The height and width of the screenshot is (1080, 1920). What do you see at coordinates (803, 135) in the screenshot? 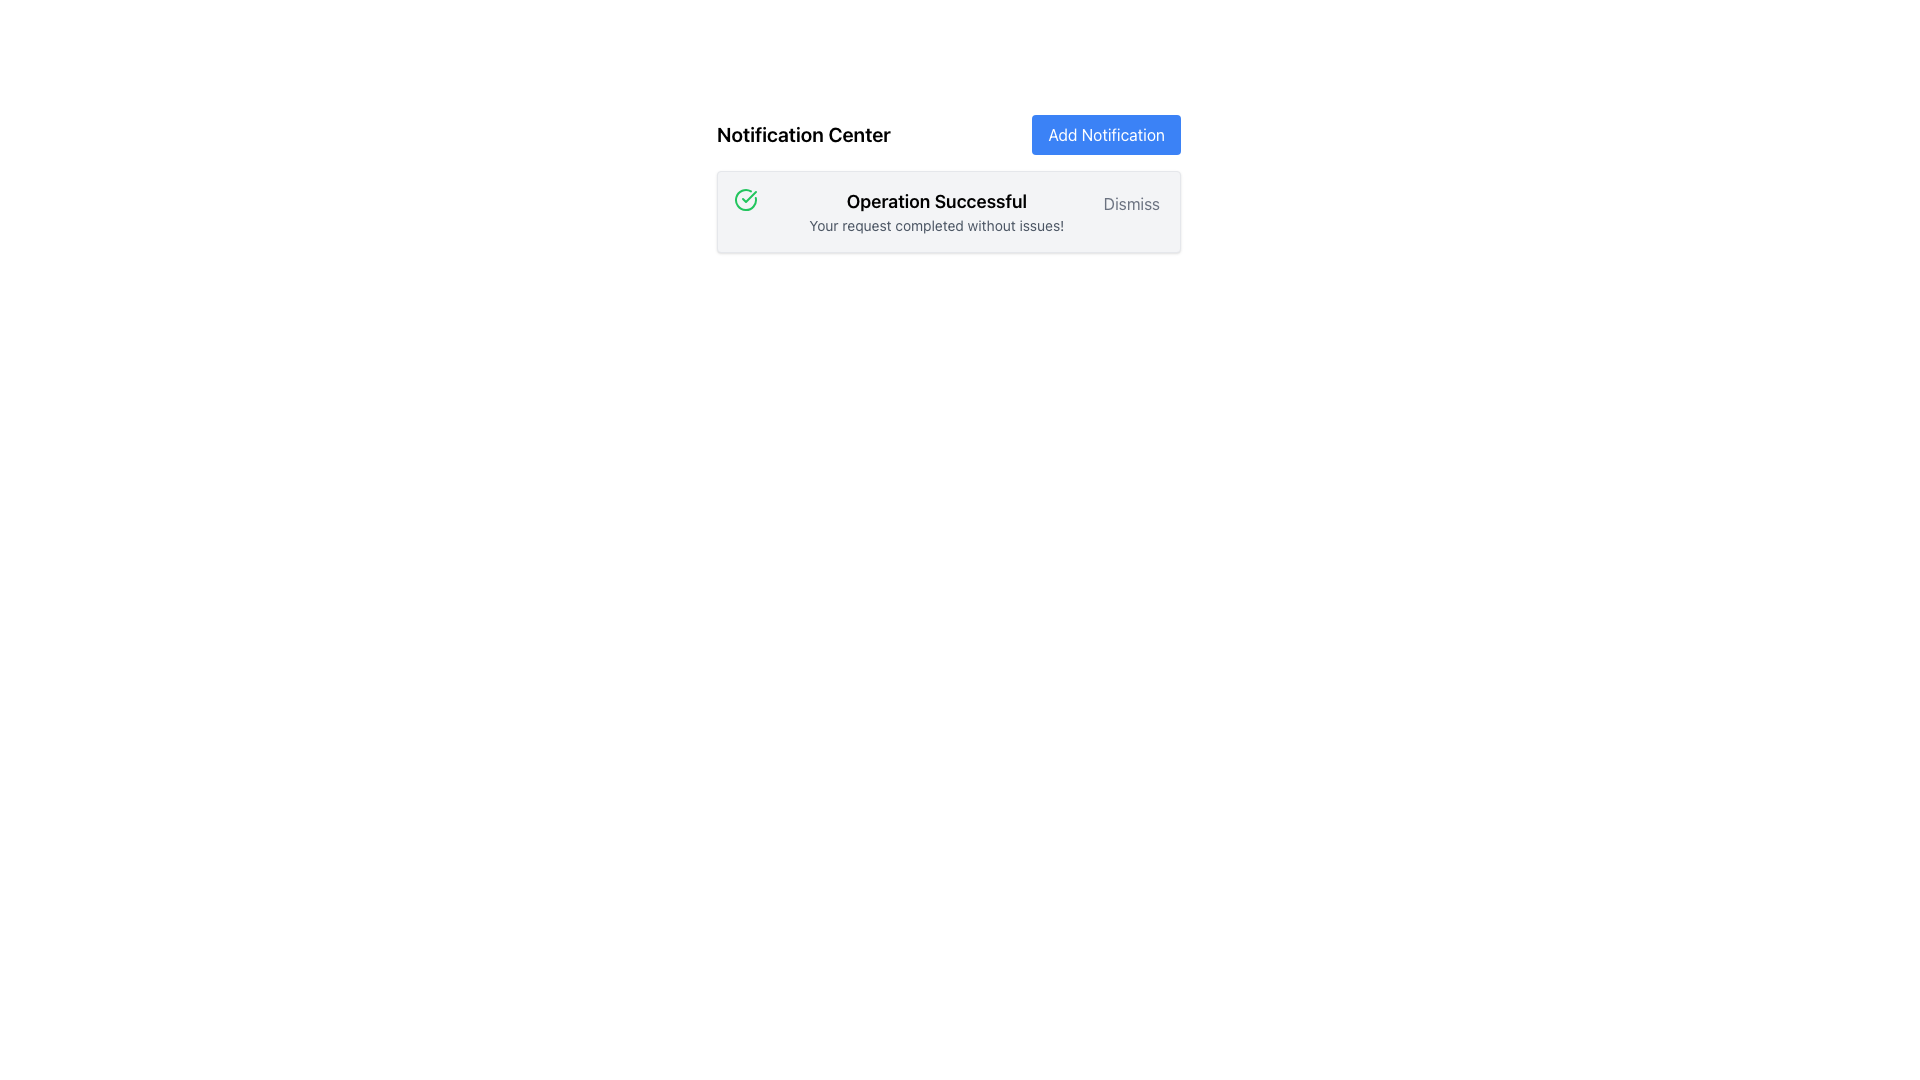
I see `the text label reading 'Notification Center', which is styled in bold with a larger font size, located at the upper left corner of a group, adjacent to the 'Add Notification' button` at bounding box center [803, 135].